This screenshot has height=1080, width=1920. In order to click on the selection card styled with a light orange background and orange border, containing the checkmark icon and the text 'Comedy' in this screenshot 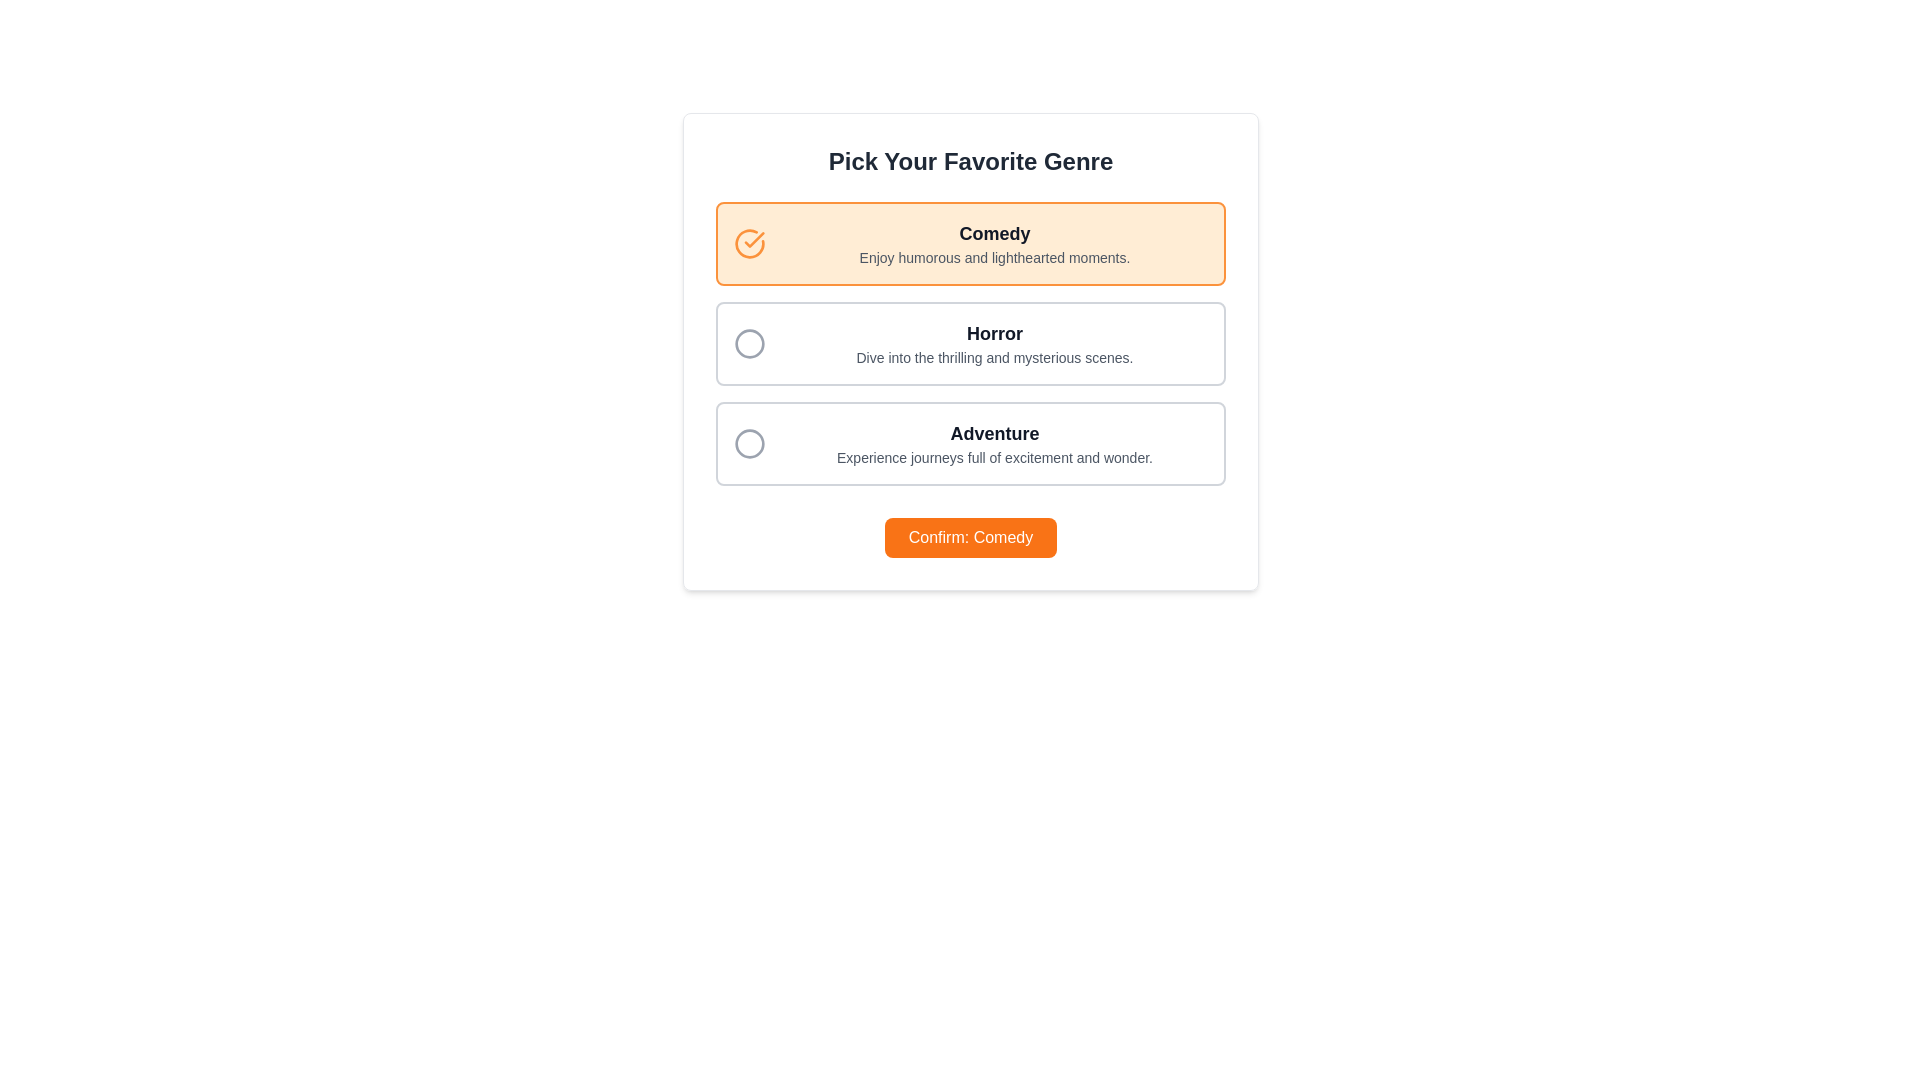, I will do `click(970, 242)`.